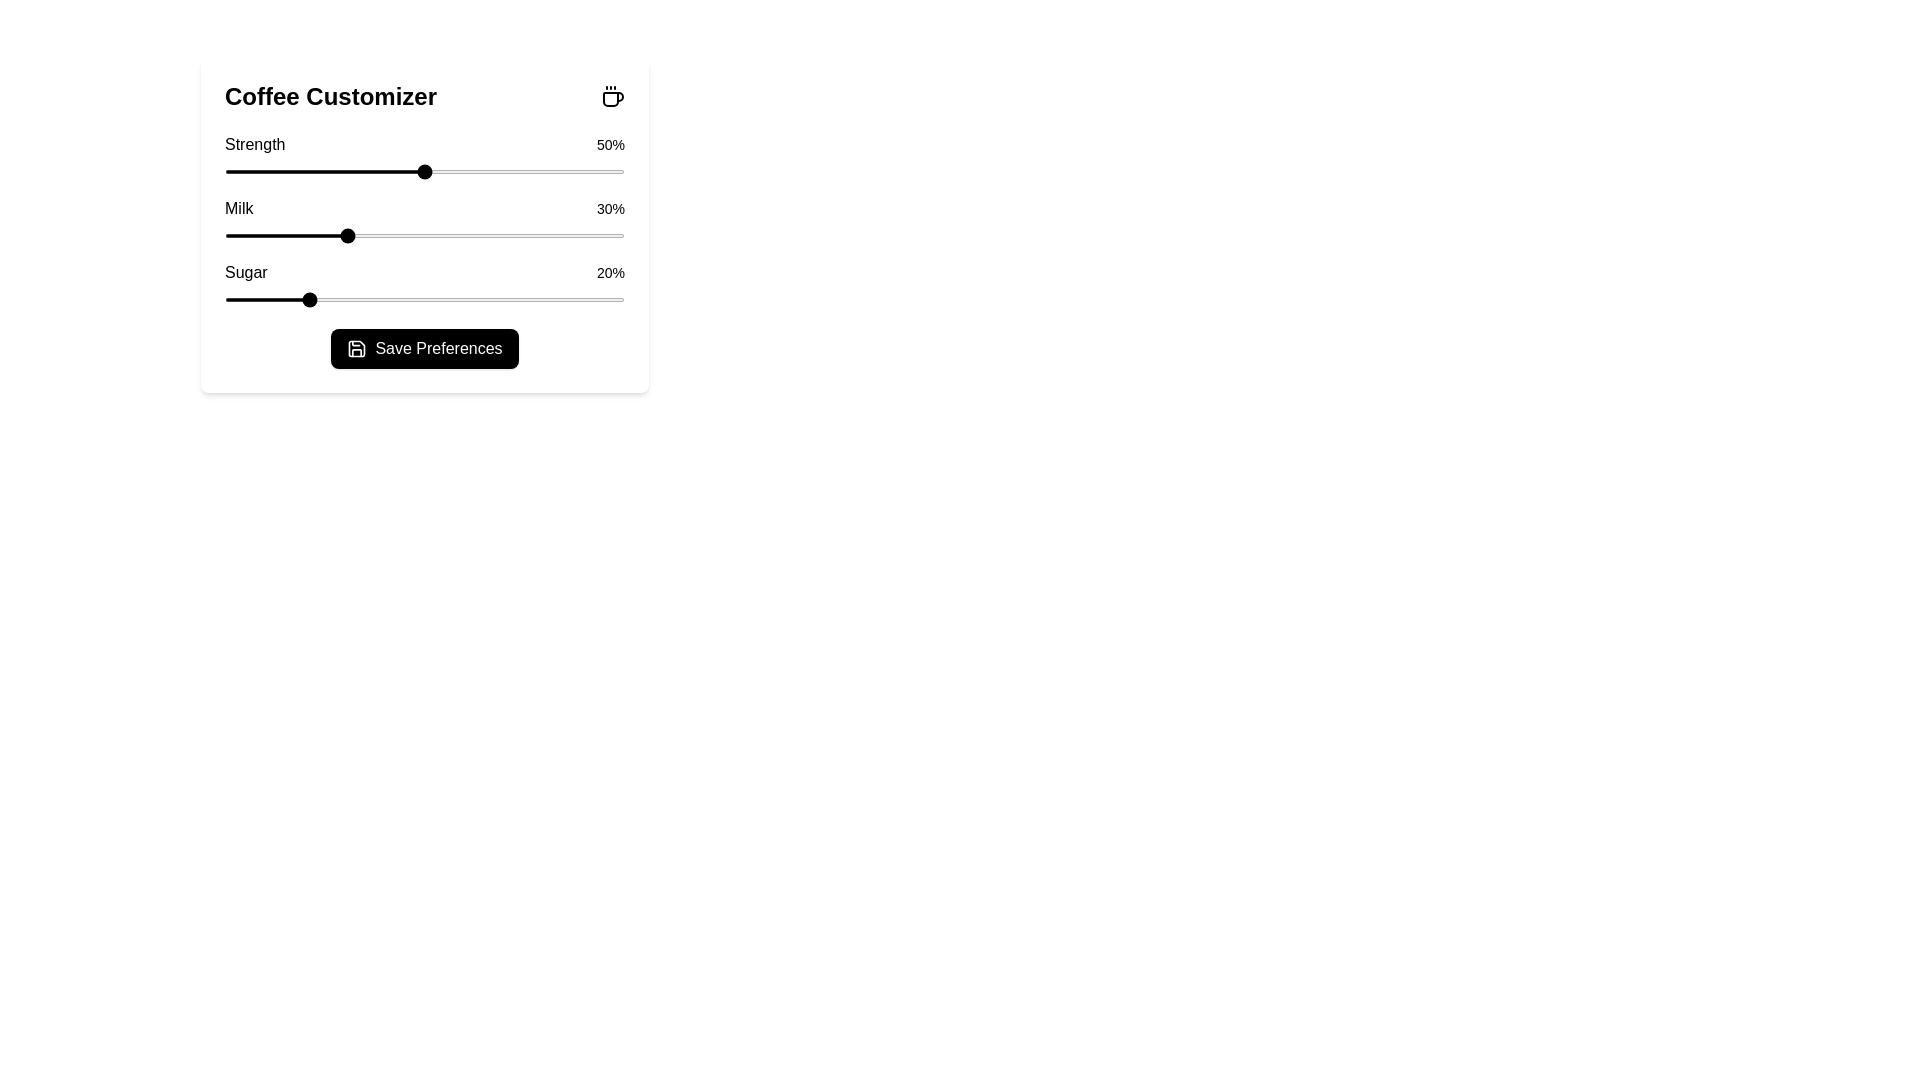 This screenshot has height=1080, width=1920. Describe the element at coordinates (424, 347) in the screenshot. I see `the 'Save Preferences' button located beneath the sliders for 'Strength', 'Milk', and 'Sugar' in the 'Coffee Customizer' component` at that location.